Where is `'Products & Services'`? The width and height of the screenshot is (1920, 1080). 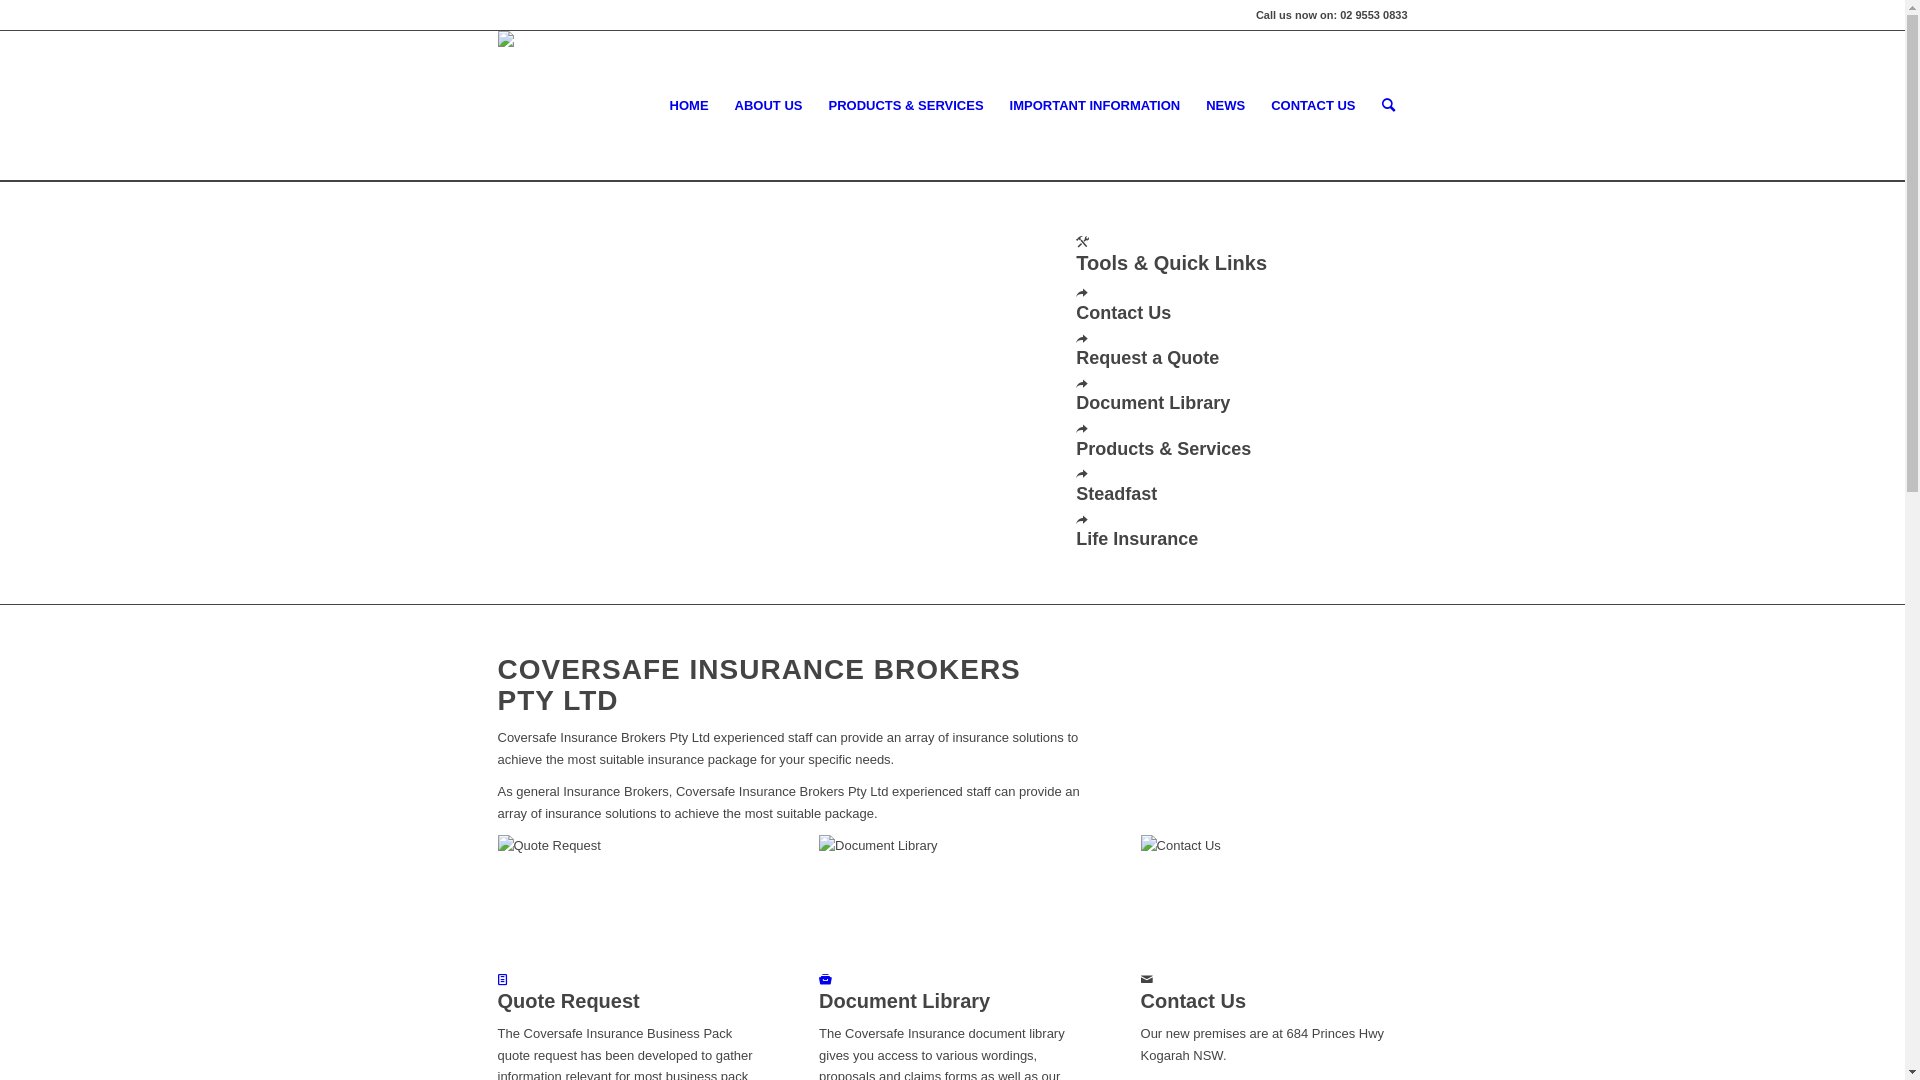
'Products & Services' is located at coordinates (1163, 447).